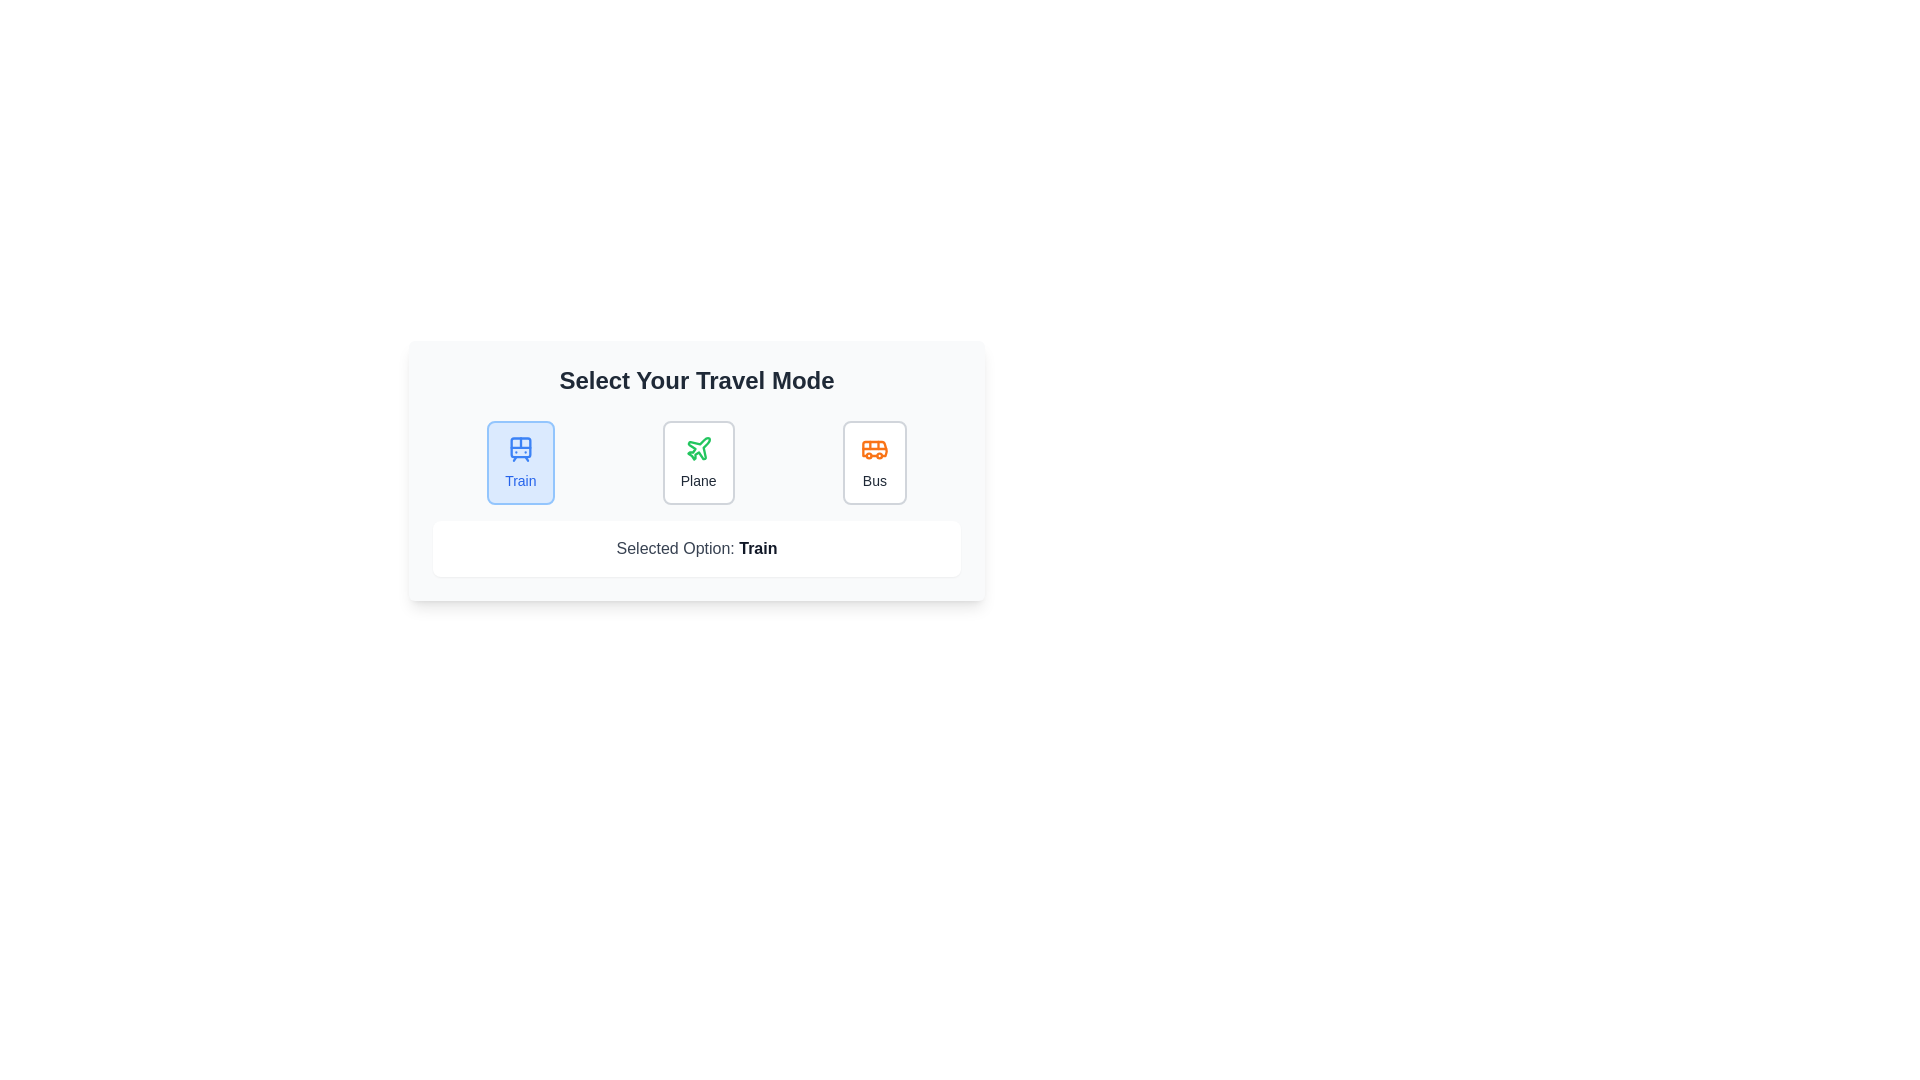  What do you see at coordinates (874, 447) in the screenshot?
I see `the bus icon graphic located within the rightmost button labeled 'Bus' in a row of three horizontally aligned buttons` at bounding box center [874, 447].